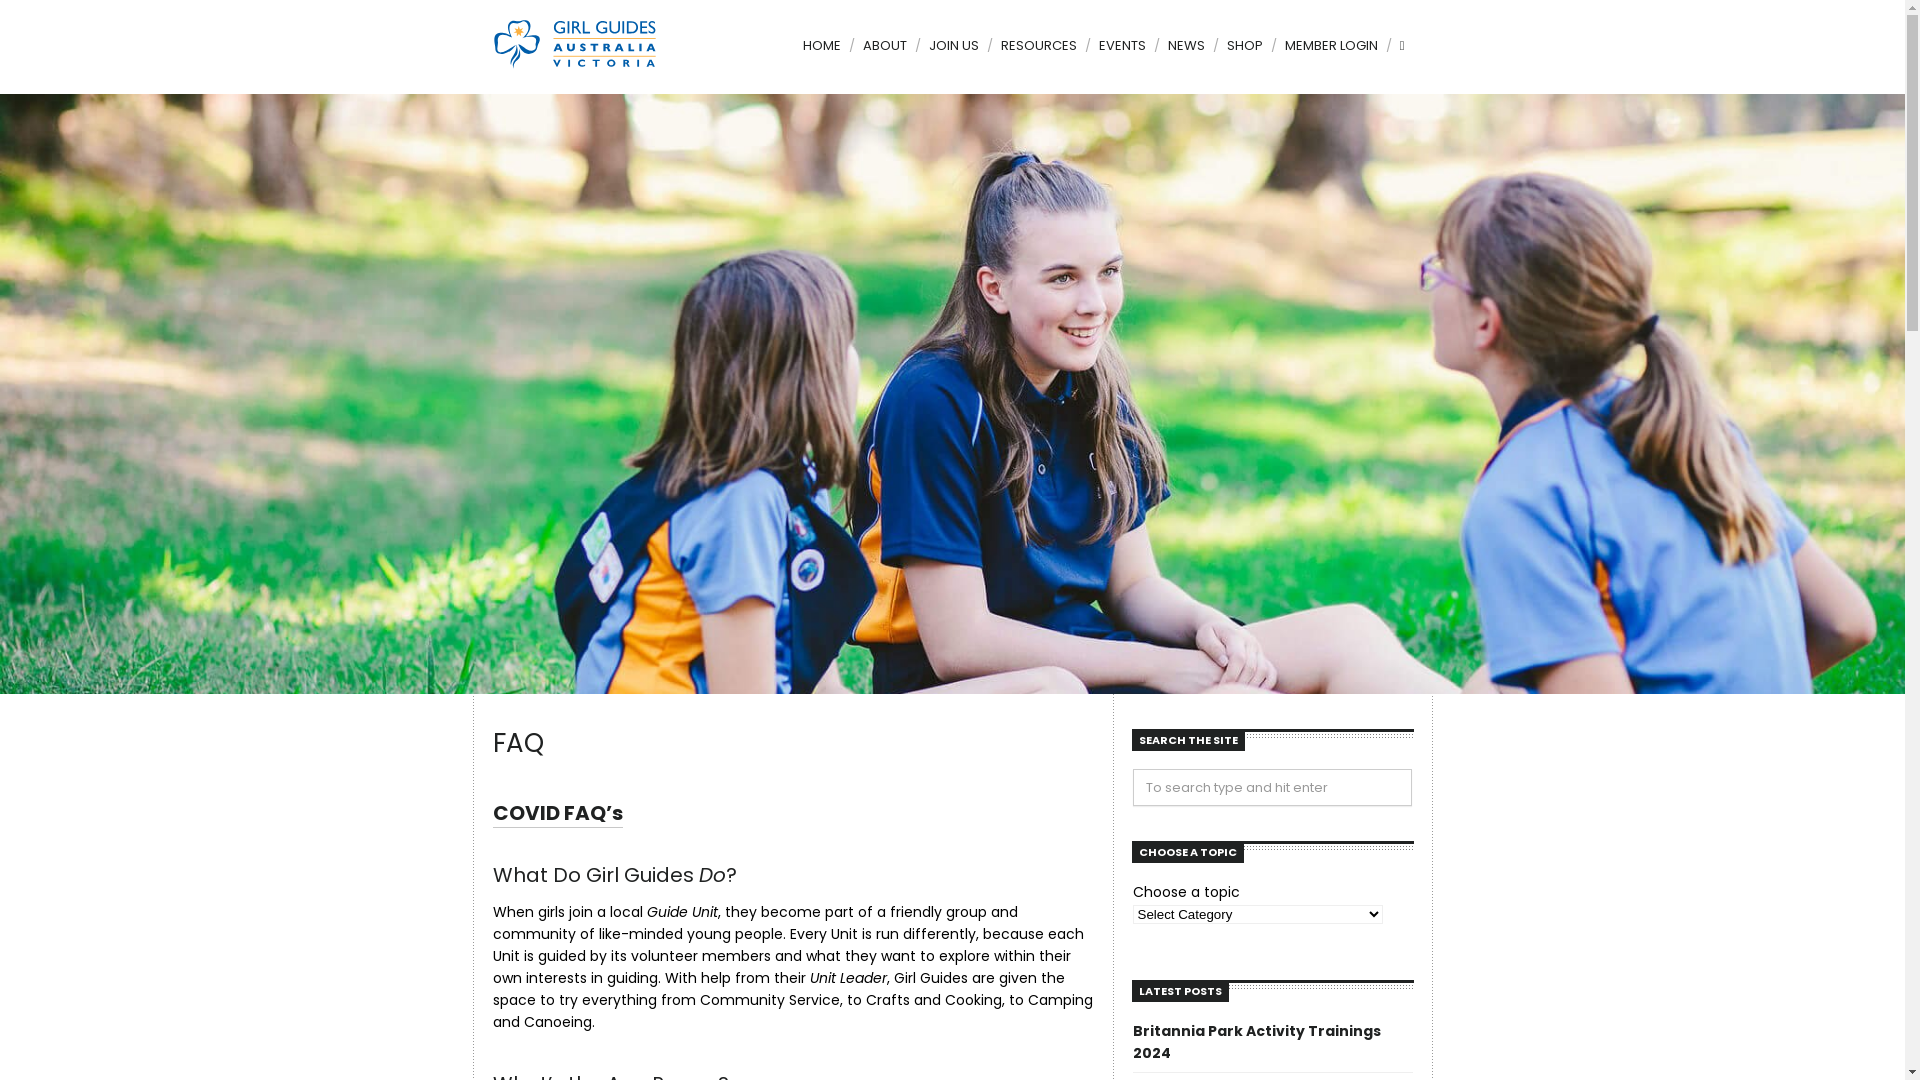 The width and height of the screenshot is (1920, 1080). What do you see at coordinates (1328, 55) in the screenshot?
I see `'MEMBER LOGIN'` at bounding box center [1328, 55].